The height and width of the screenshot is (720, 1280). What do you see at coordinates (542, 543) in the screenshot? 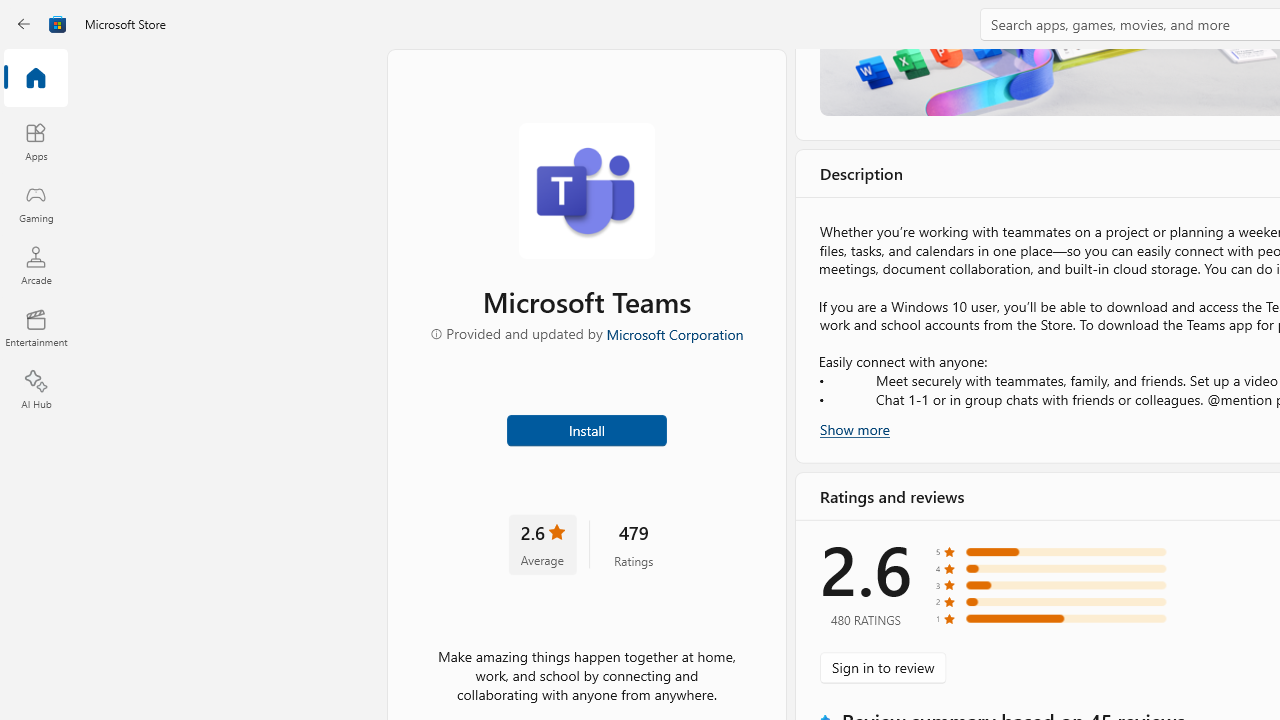
I see `'2.6 stars. Click to skip to ratings and reviews'` at bounding box center [542, 543].